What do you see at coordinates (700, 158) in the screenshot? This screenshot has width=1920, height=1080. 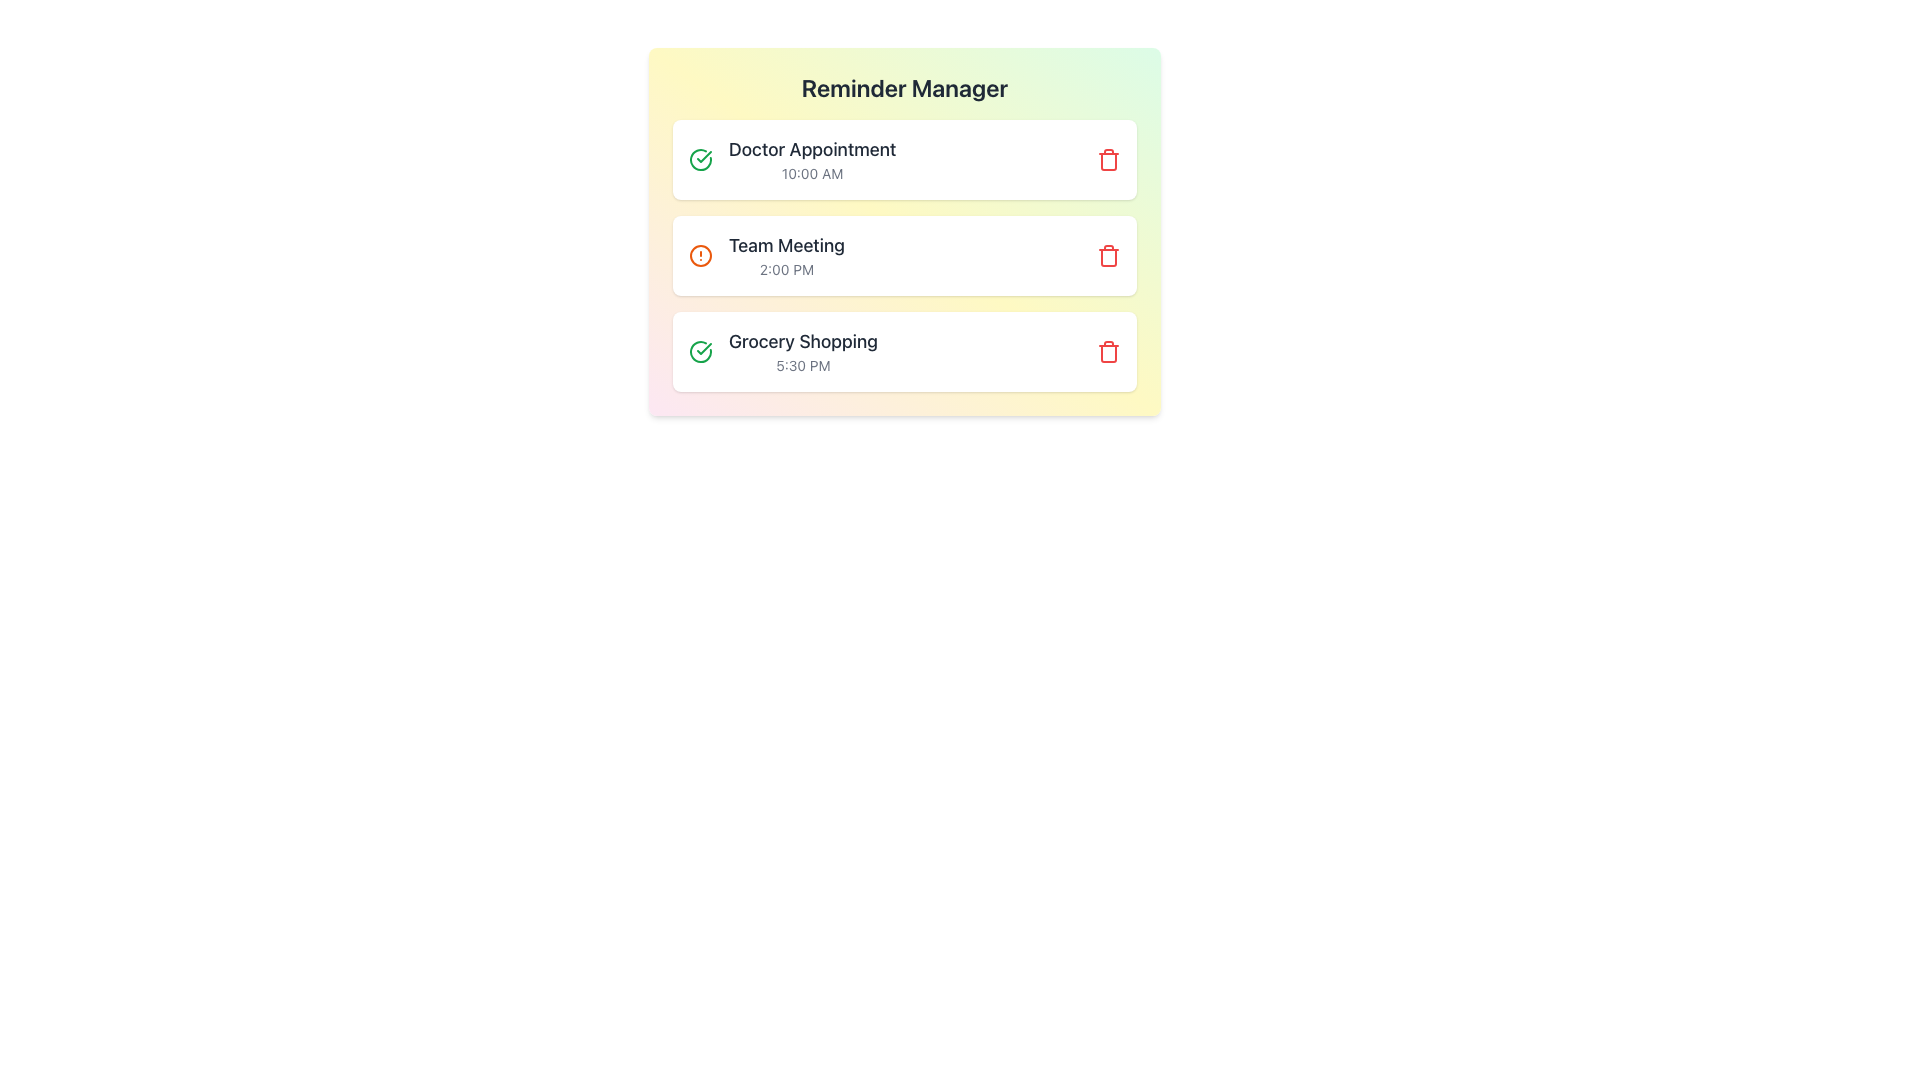 I see `the green circular icon containing a checkmark symbol located to the left of the 'Doctor Appointment' text in the top reminder entry of the 'Reminder Manager' list` at bounding box center [700, 158].